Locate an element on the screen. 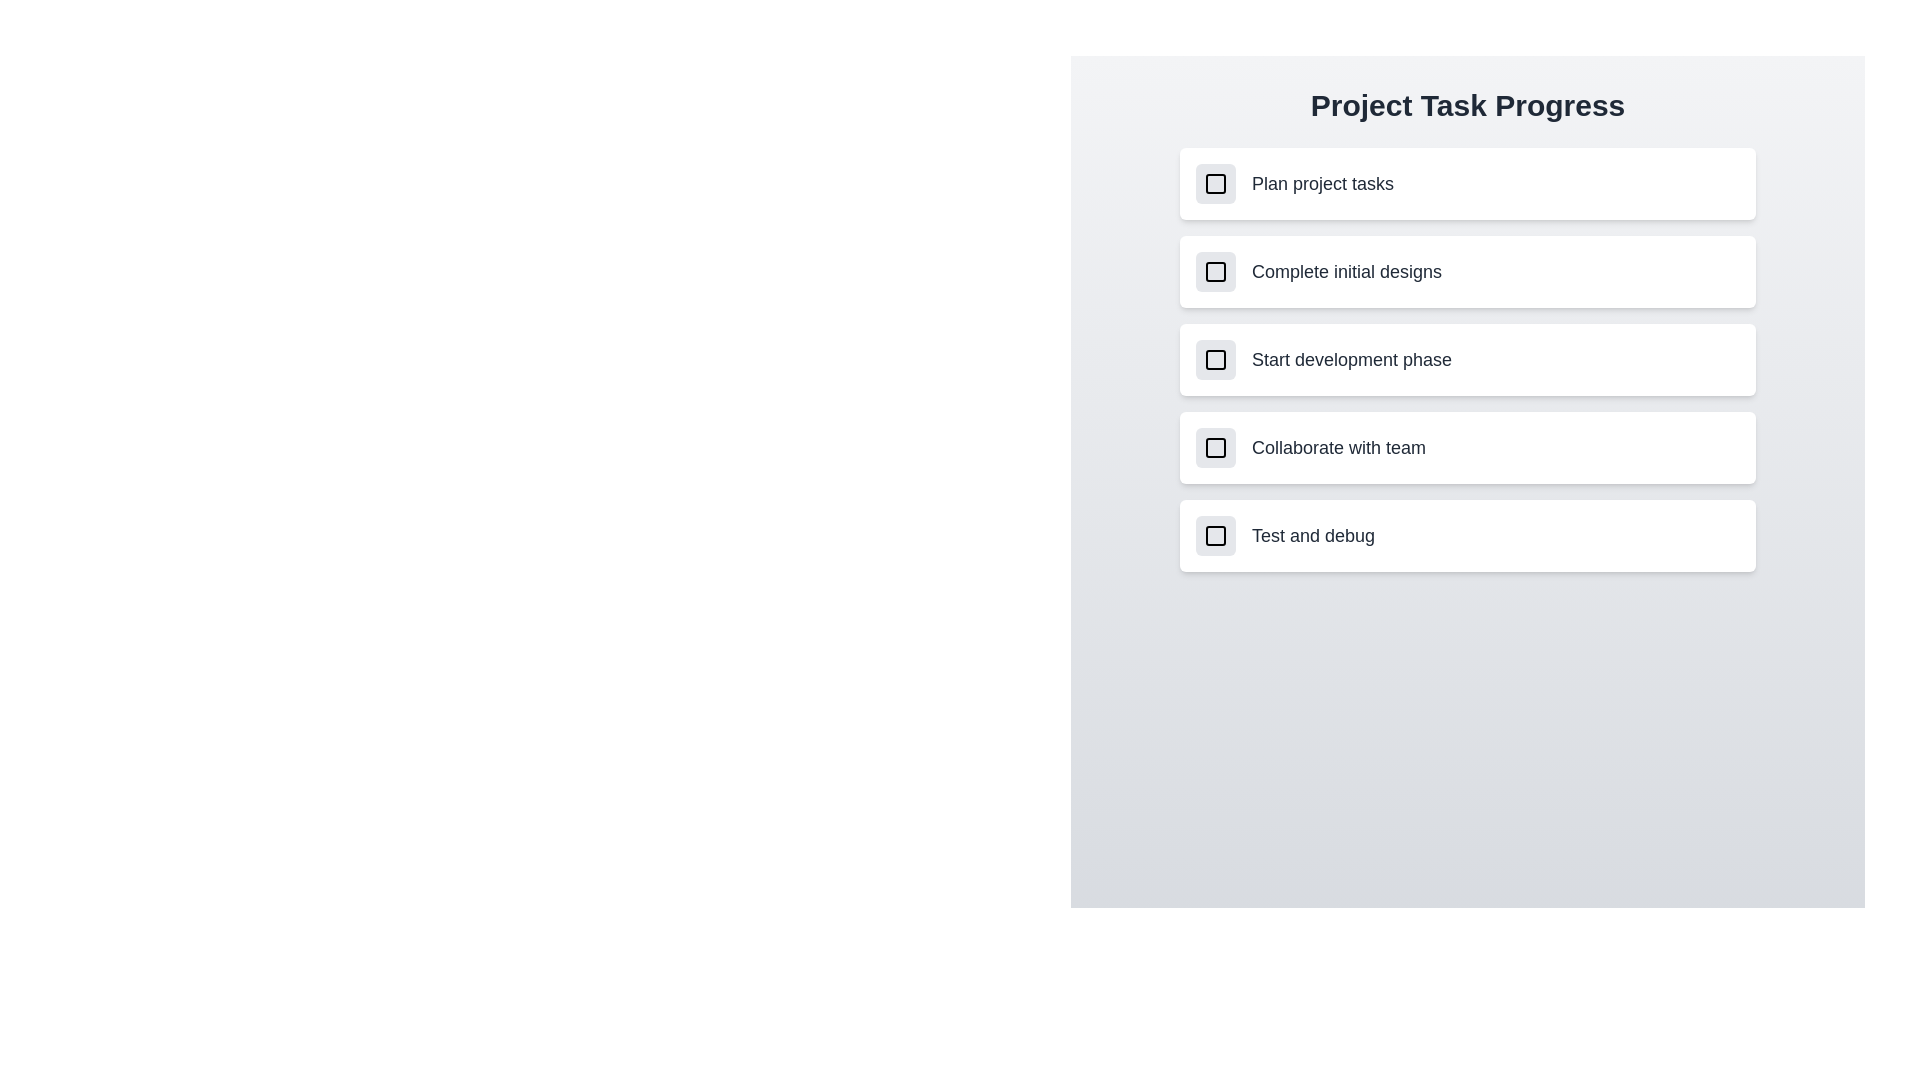  the checkbox corresponding to the task 'Test and debug' to toggle its completion status is located at coordinates (1214, 535).